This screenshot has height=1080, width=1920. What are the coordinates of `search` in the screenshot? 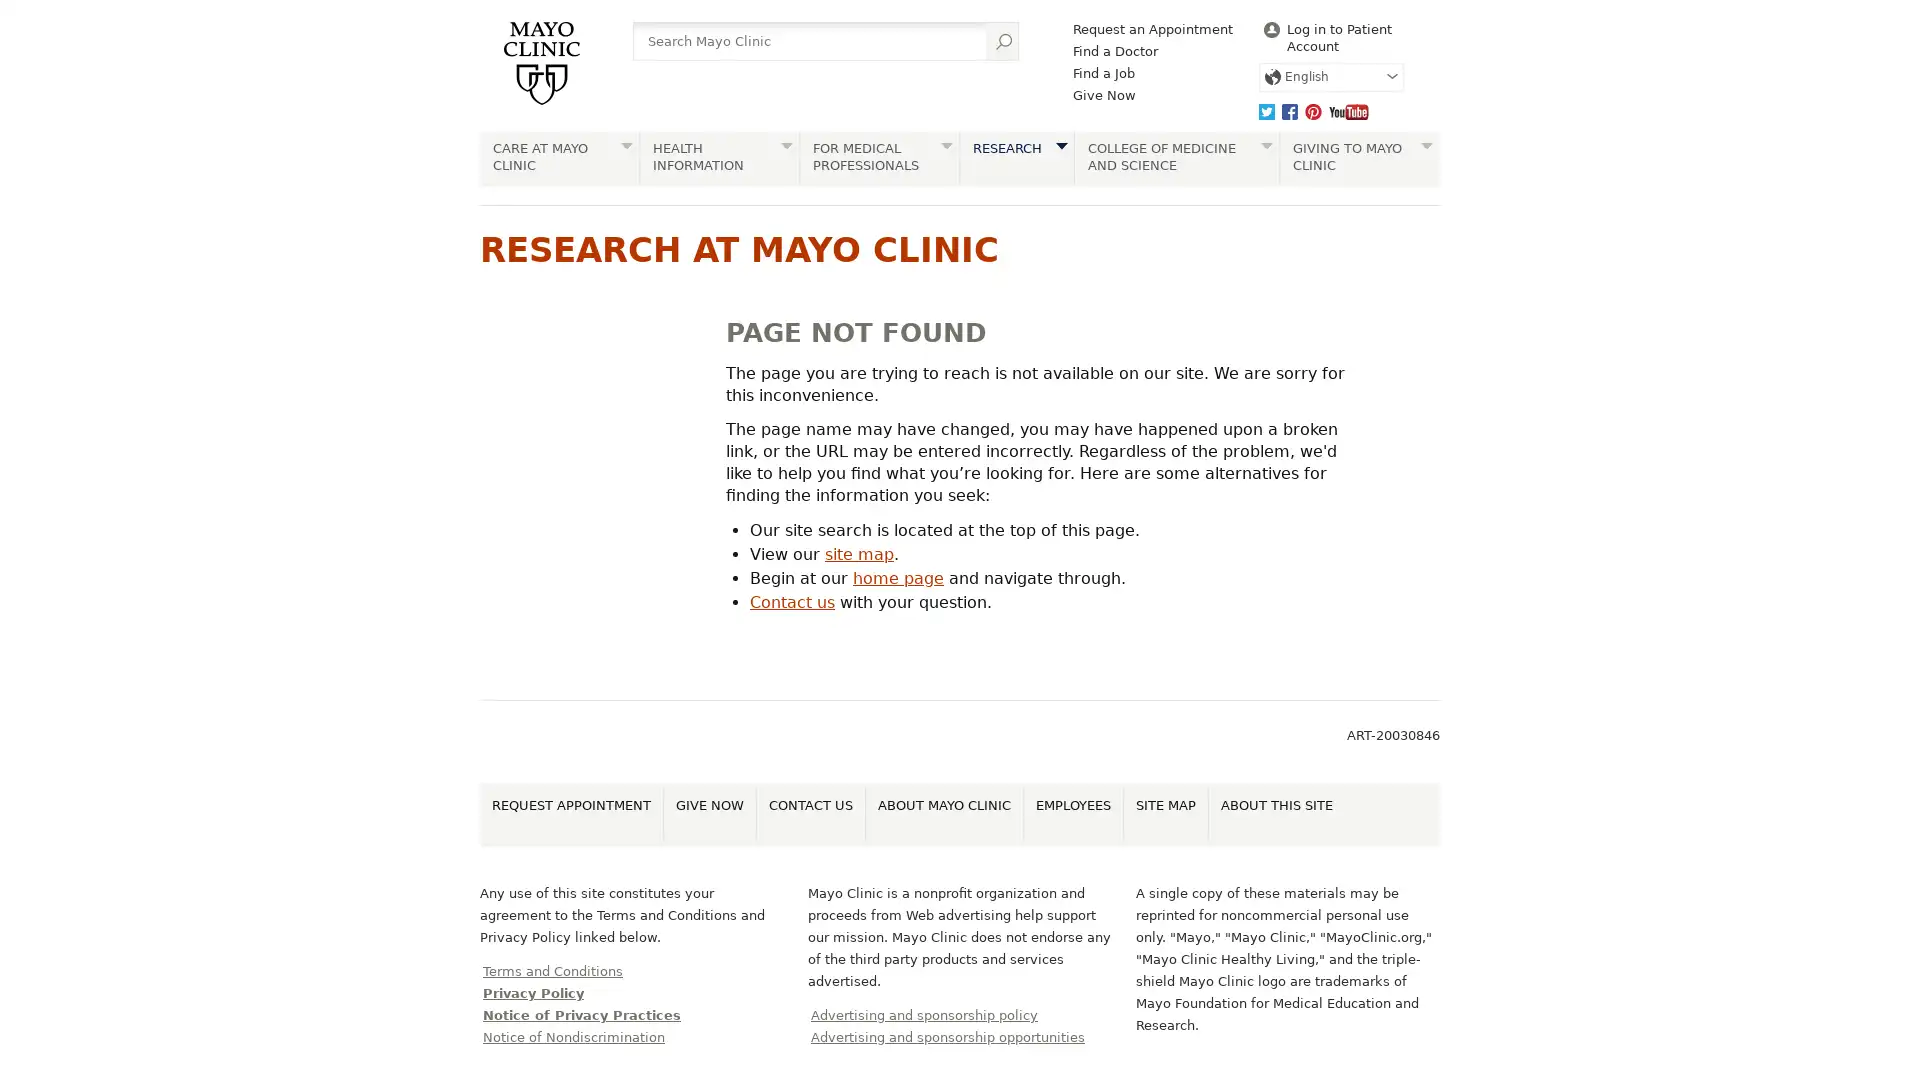 It's located at (1002, 41).